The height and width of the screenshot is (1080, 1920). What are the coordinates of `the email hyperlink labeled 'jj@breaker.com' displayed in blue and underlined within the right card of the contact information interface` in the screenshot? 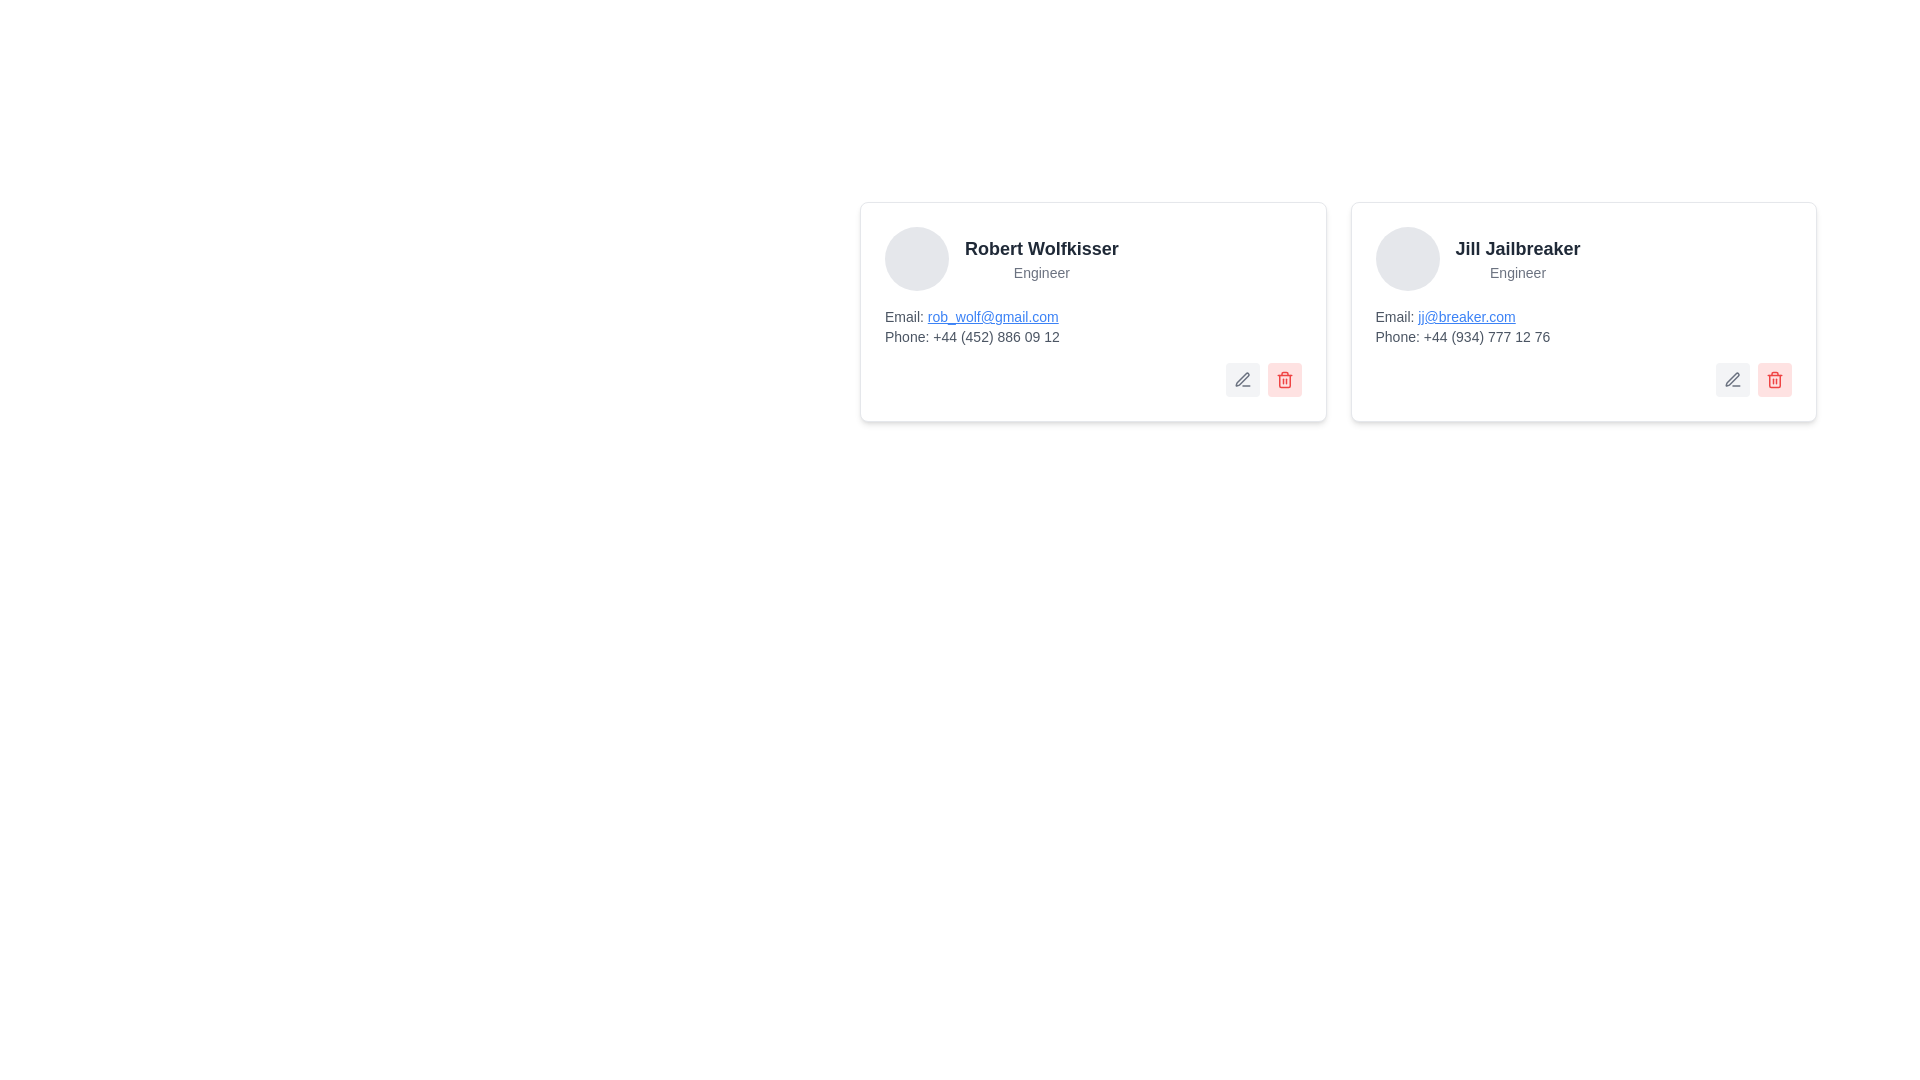 It's located at (1582, 315).